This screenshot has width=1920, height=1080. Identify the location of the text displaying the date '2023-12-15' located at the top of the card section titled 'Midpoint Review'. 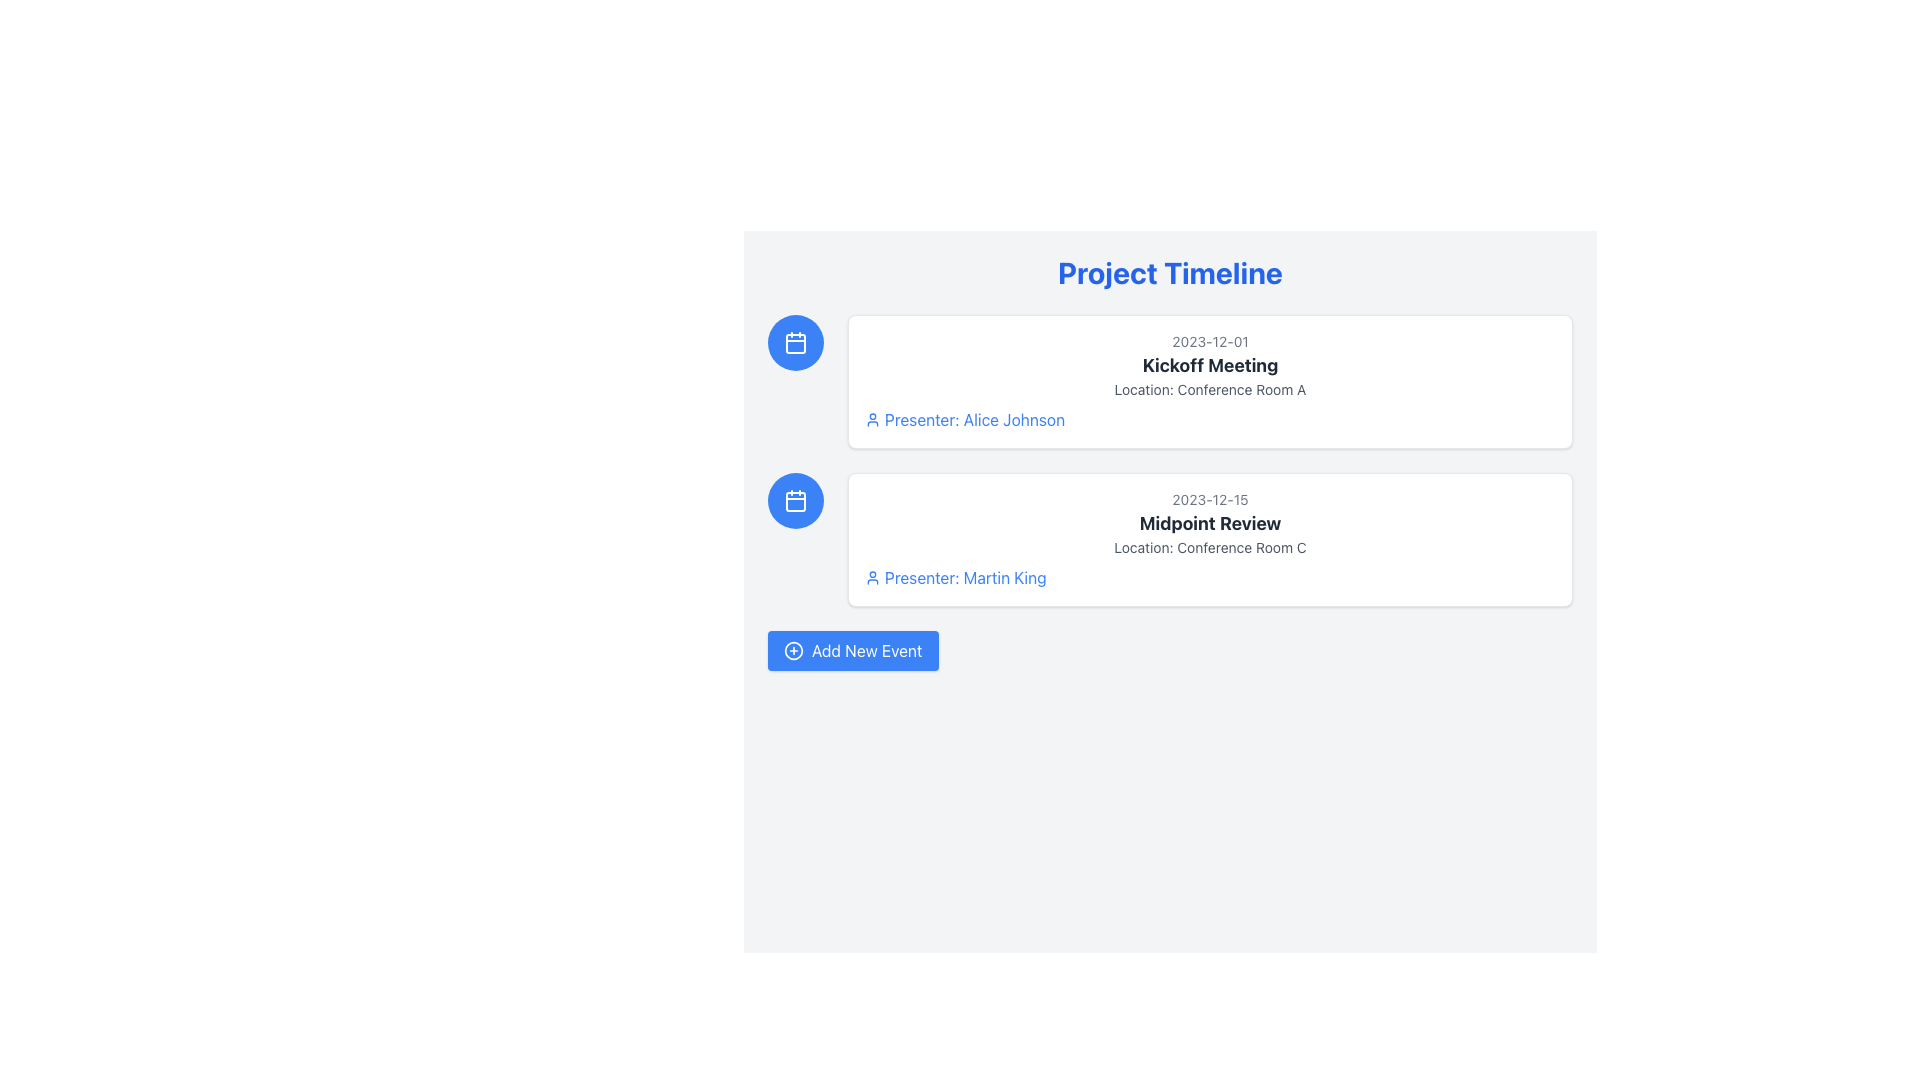
(1209, 499).